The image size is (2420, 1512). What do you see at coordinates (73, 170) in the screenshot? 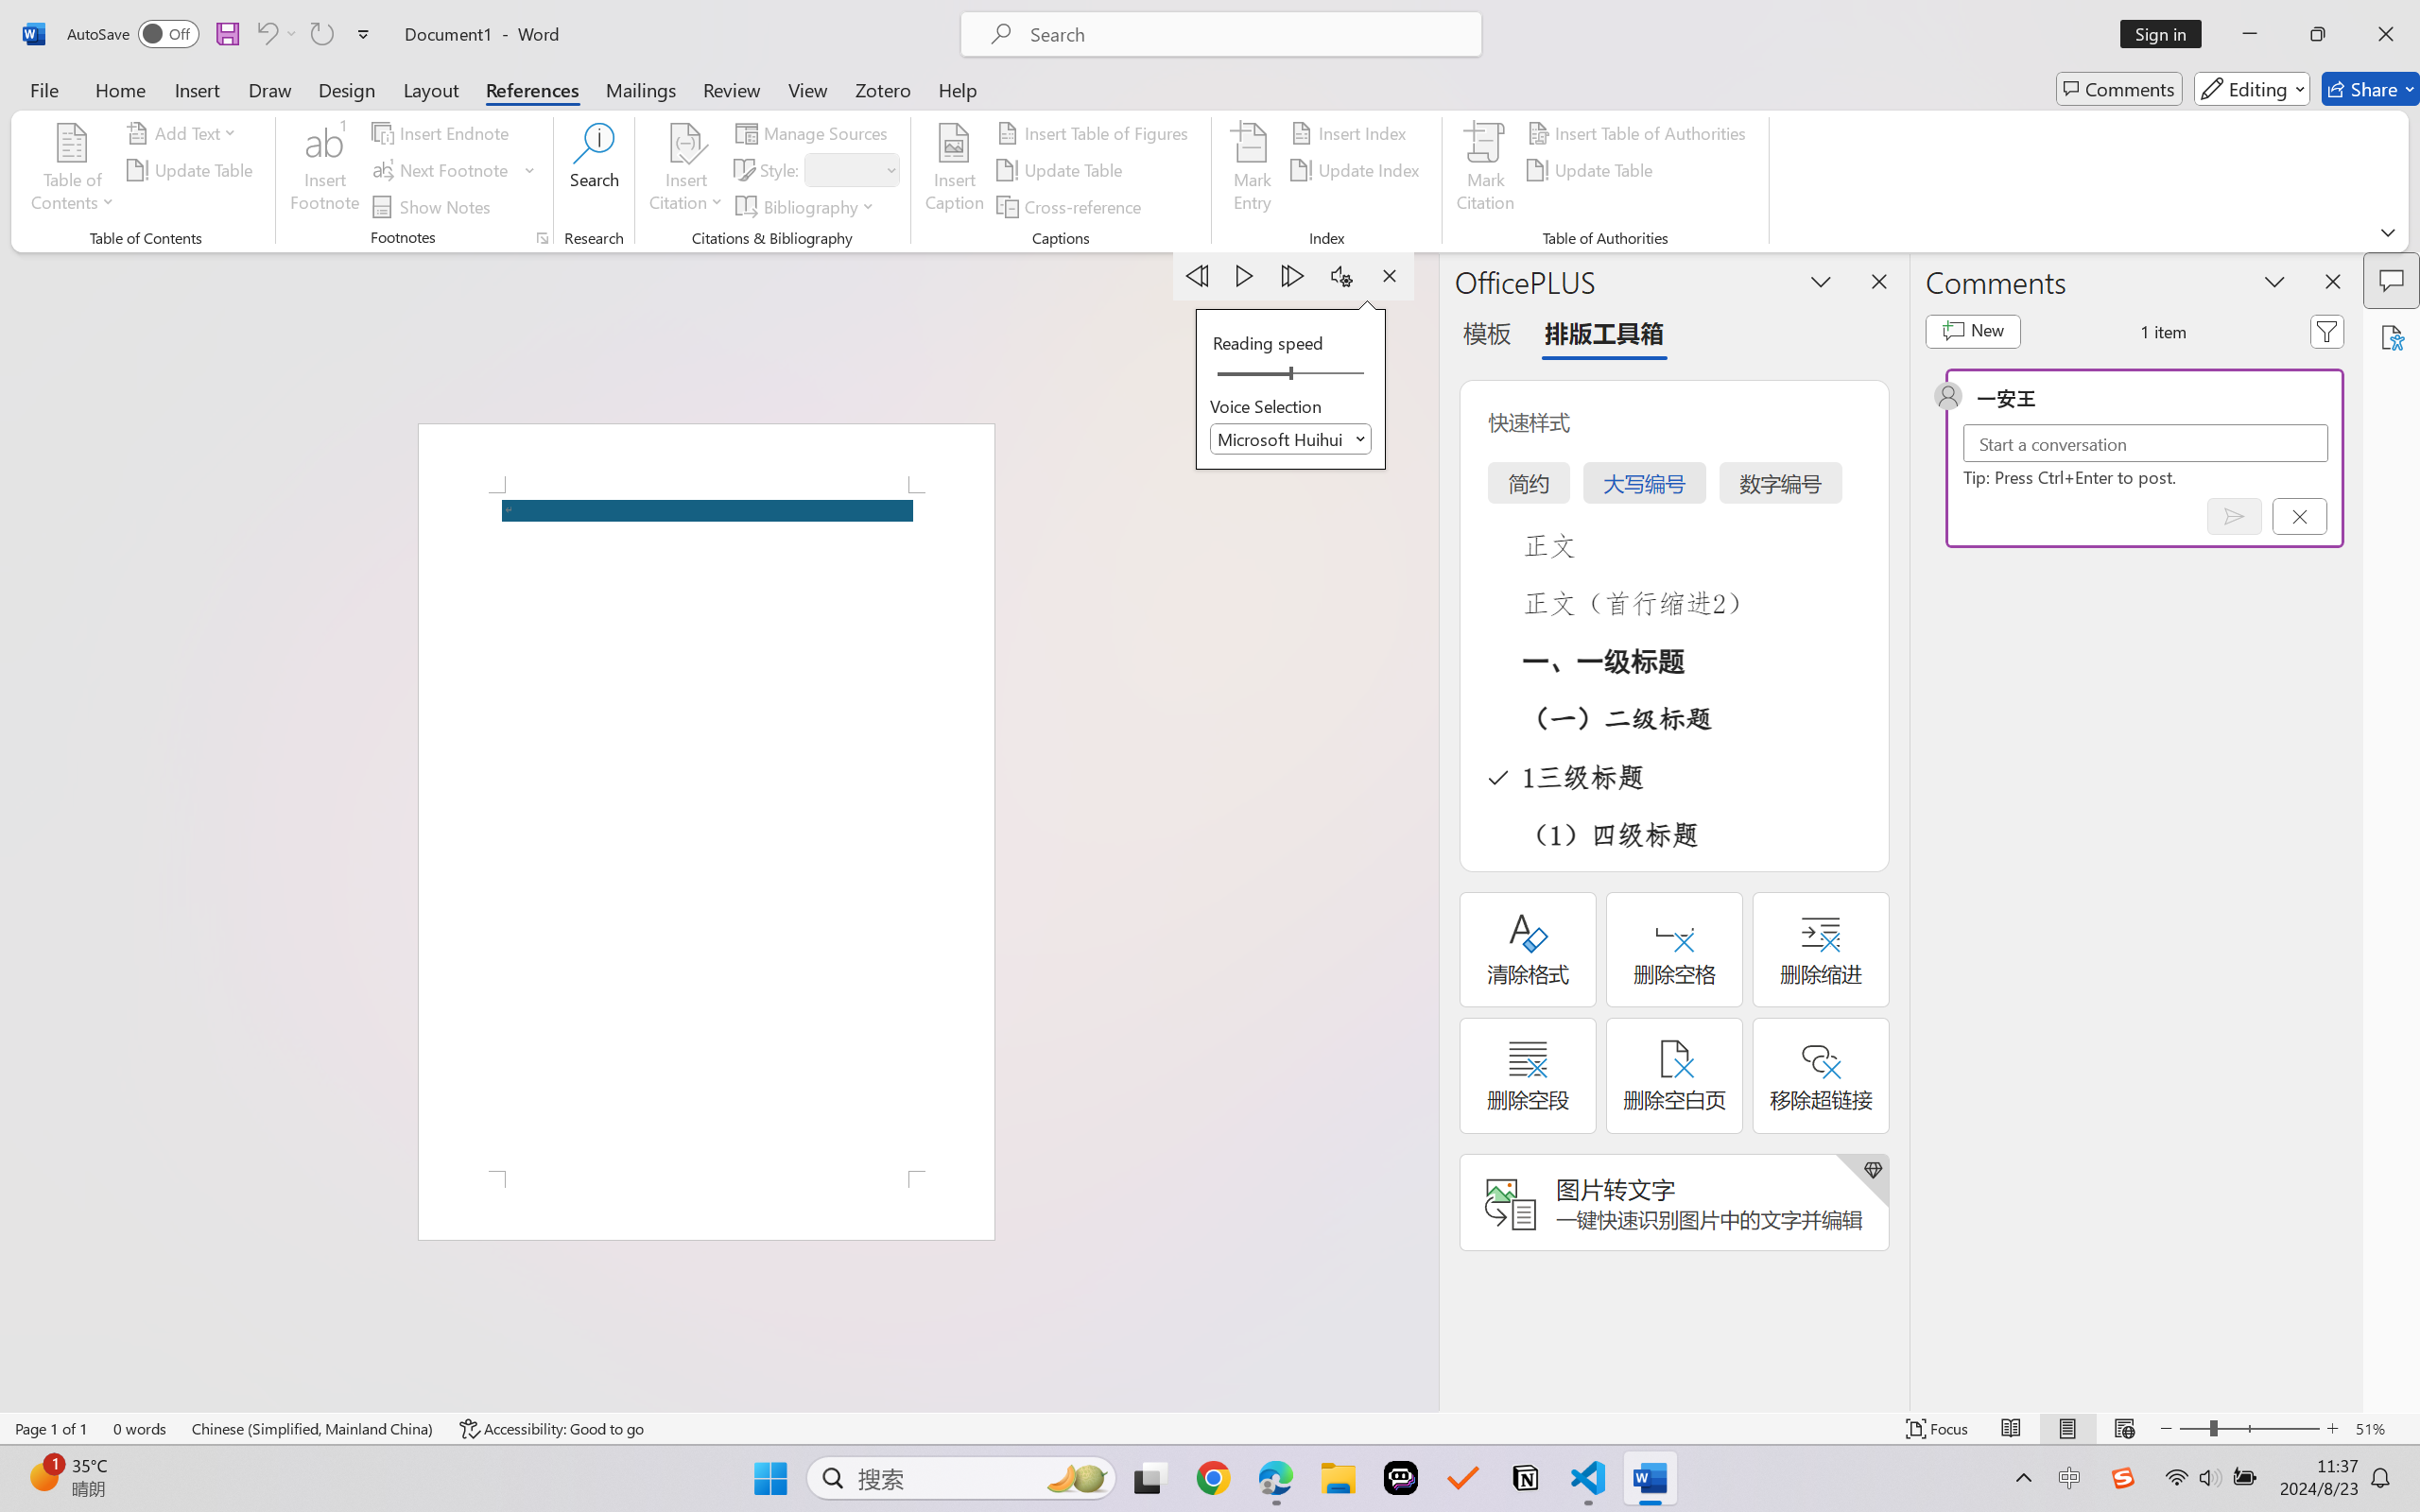
I see `'Table of Contents'` at bounding box center [73, 170].